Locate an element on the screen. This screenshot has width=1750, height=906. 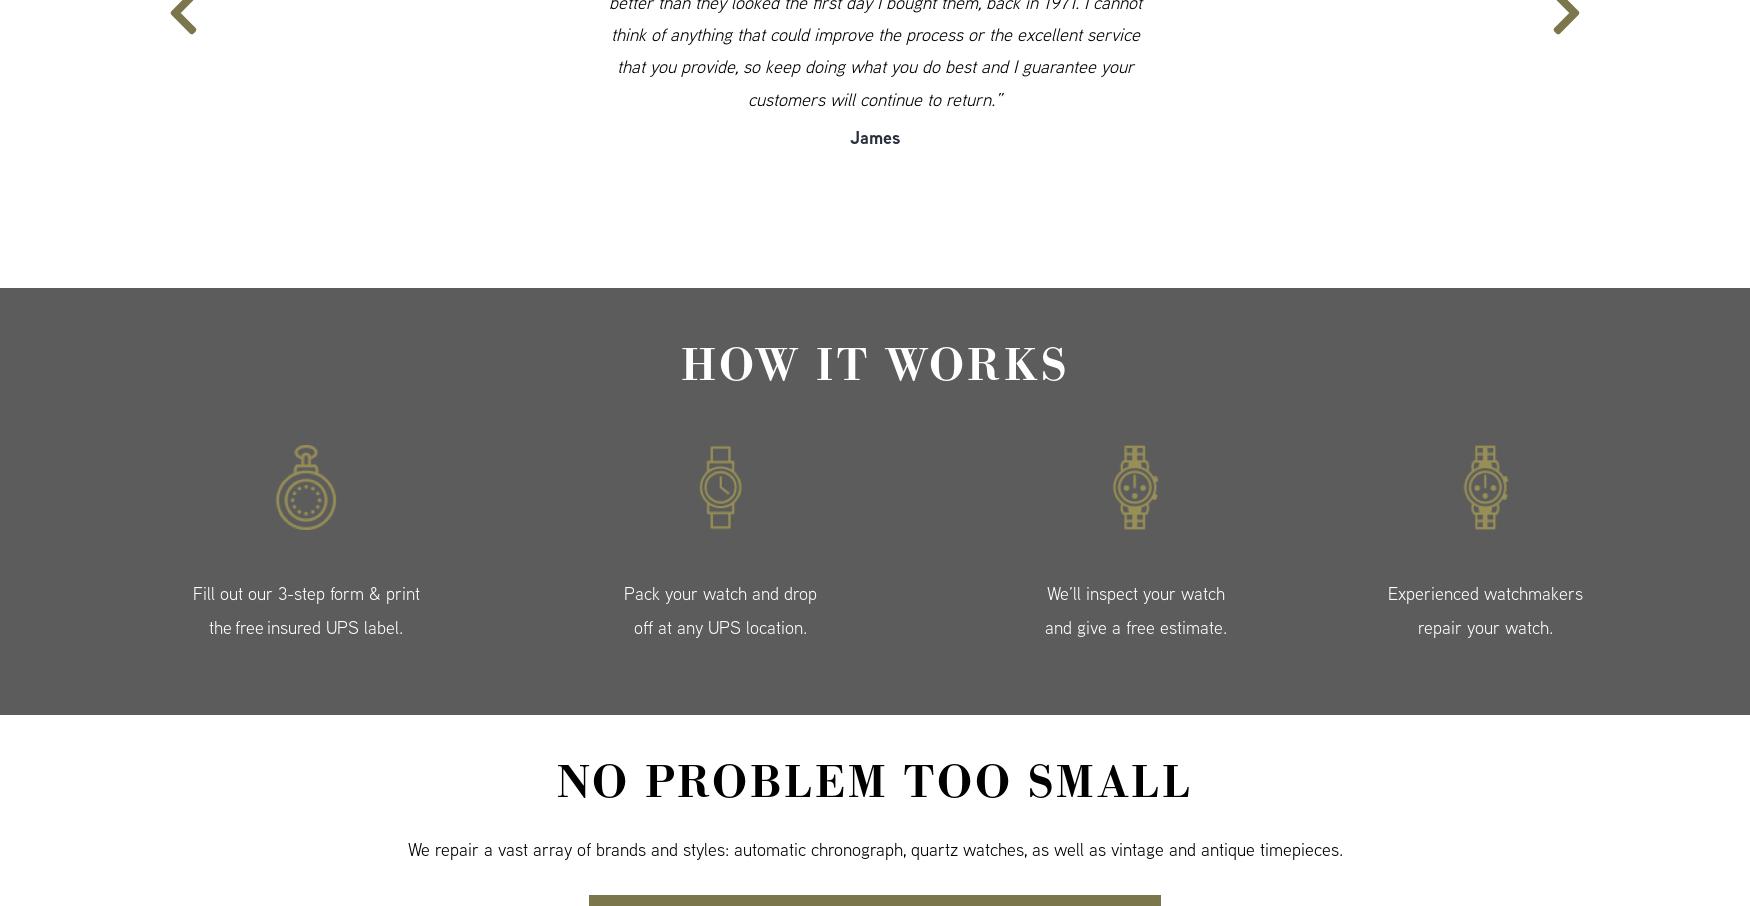
'repair your watch.' is located at coordinates (1485, 627).